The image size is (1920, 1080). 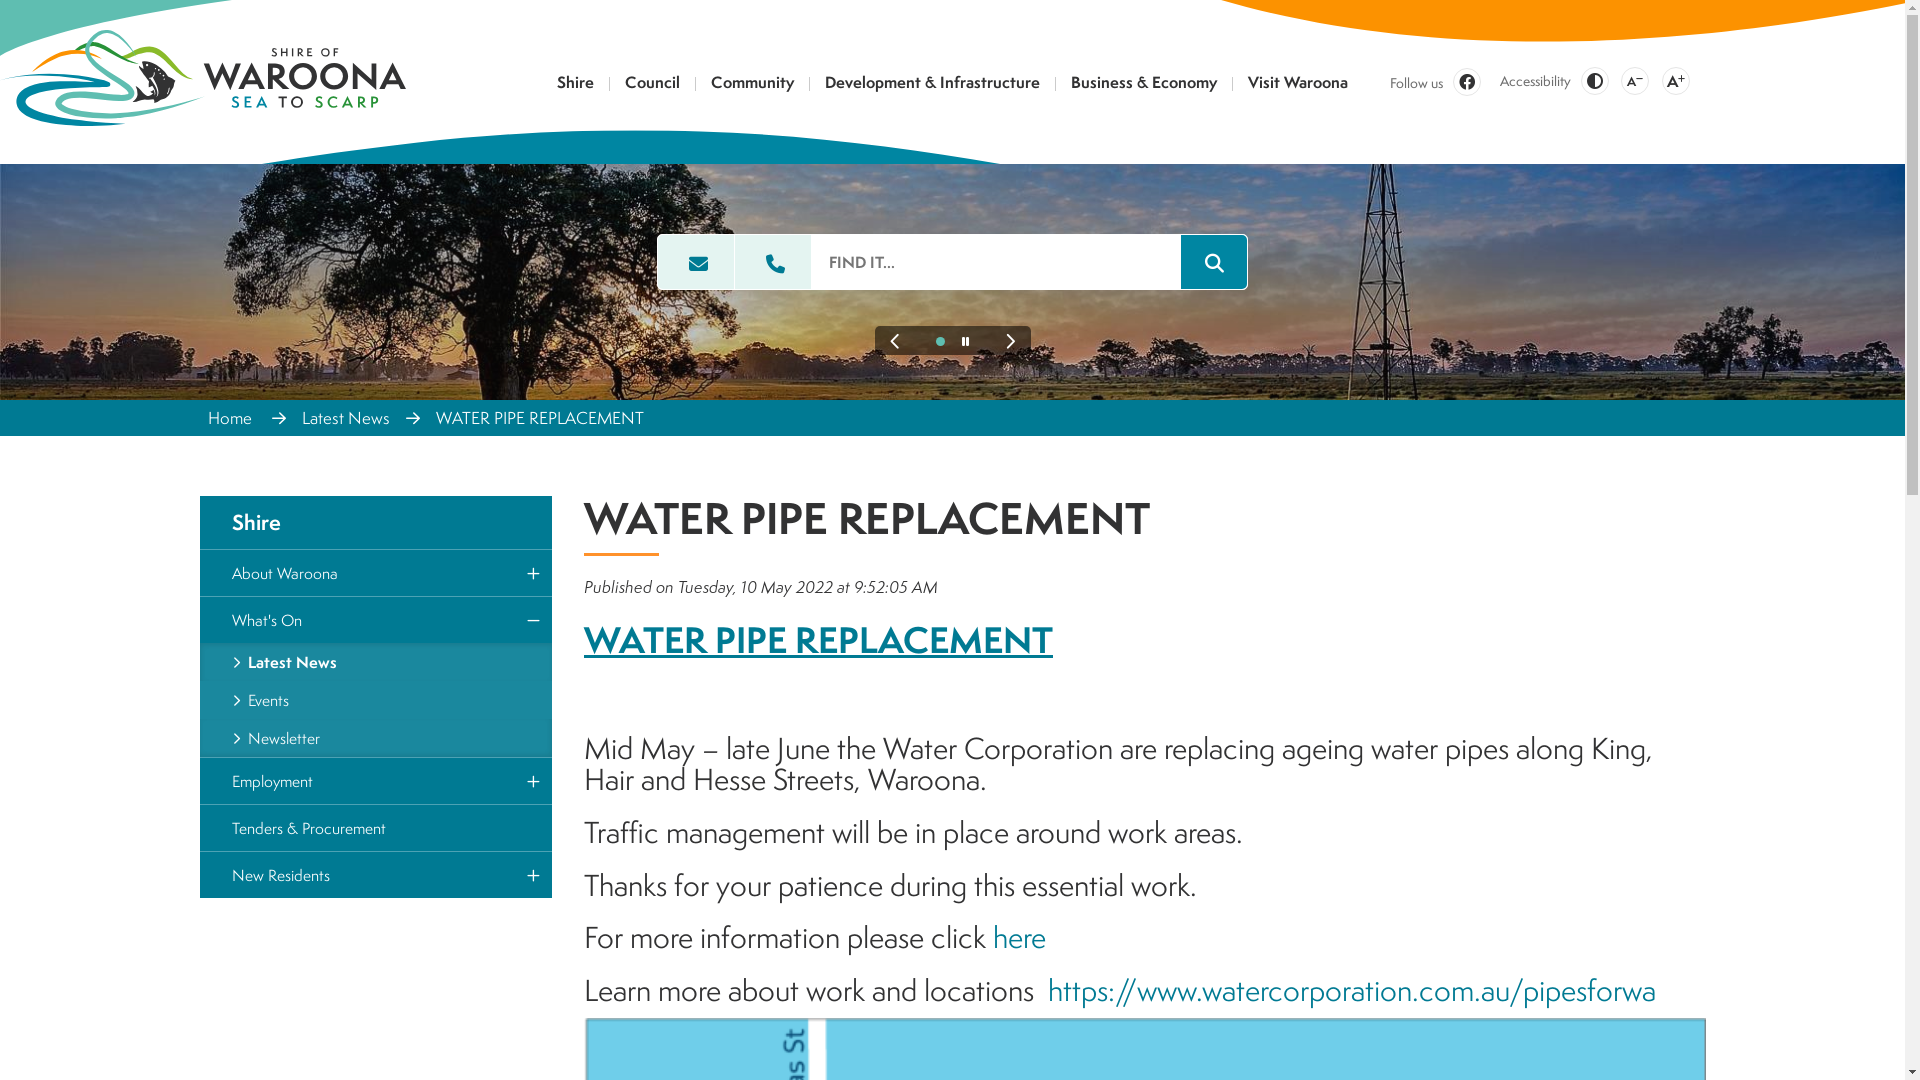 I want to click on 'Newsletter', so click(x=376, y=737).